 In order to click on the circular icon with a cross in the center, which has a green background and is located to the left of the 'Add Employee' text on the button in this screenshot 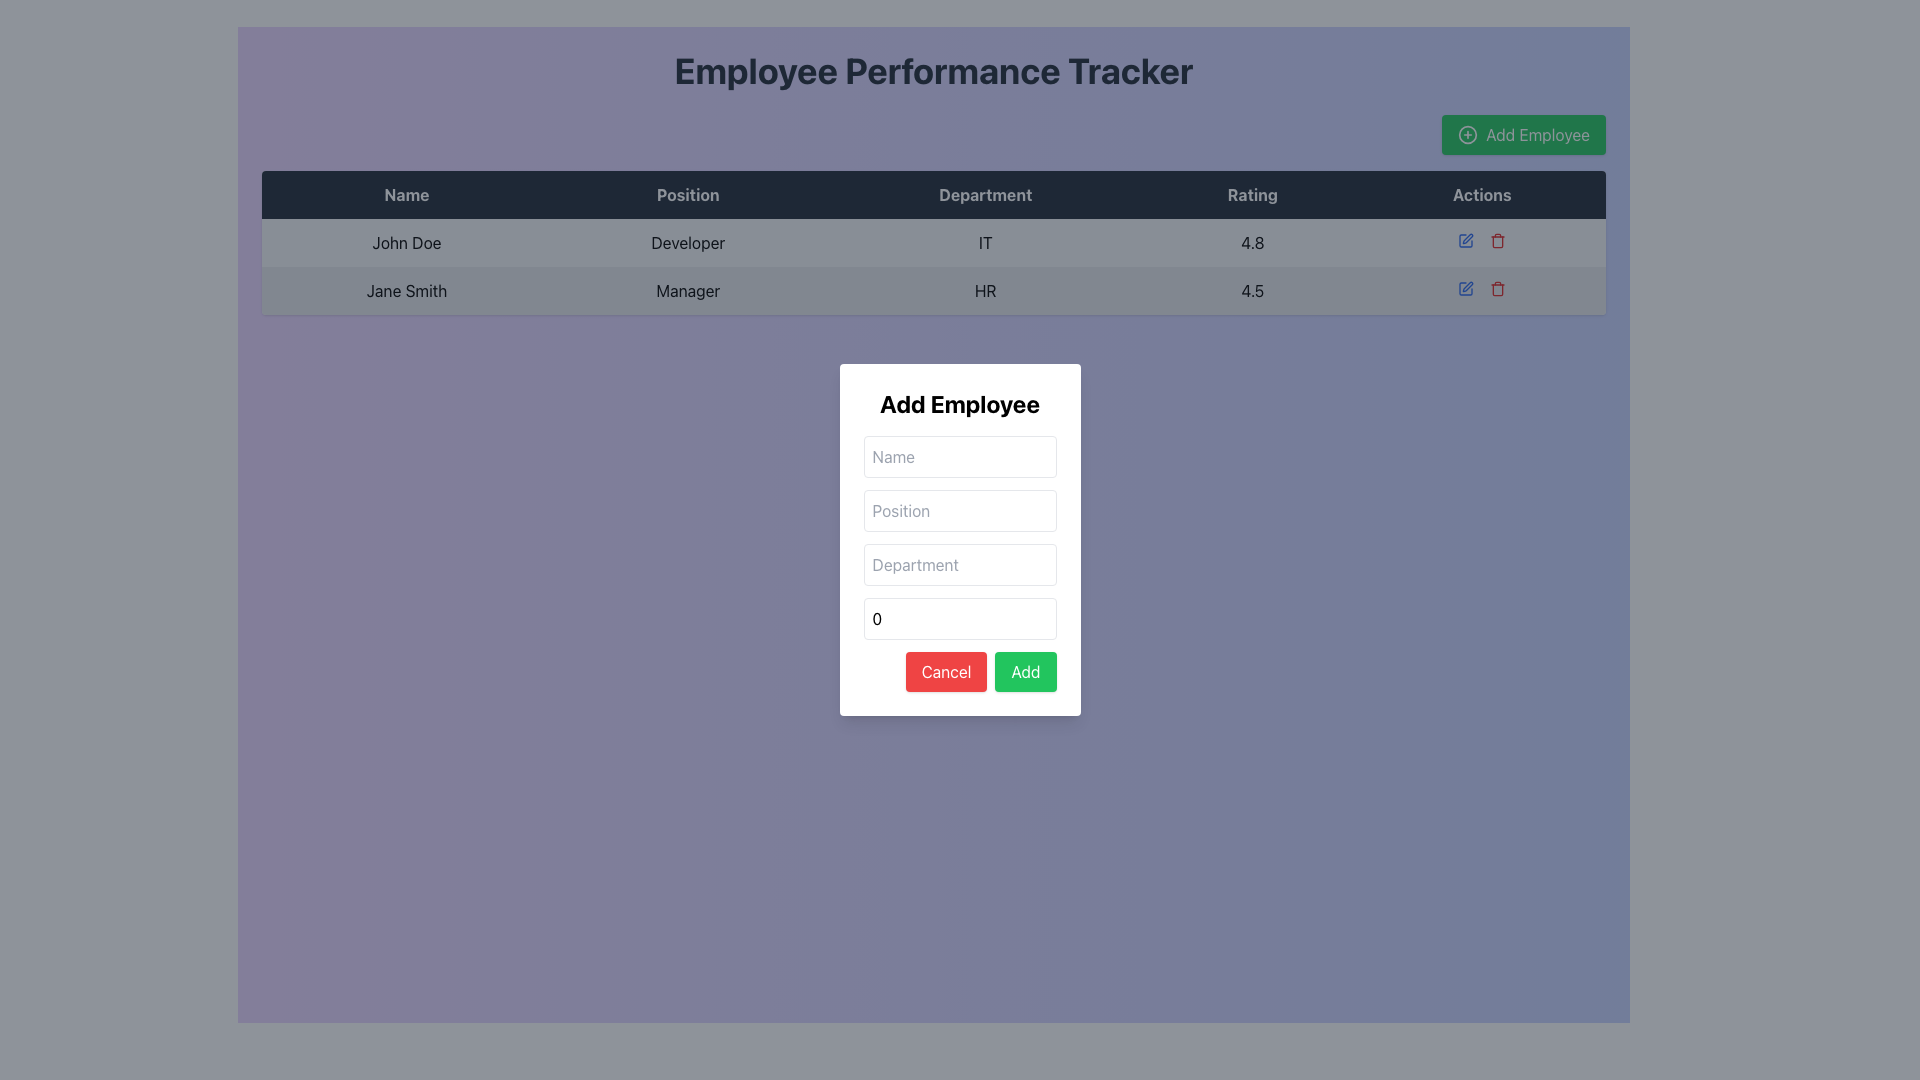, I will do `click(1468, 135)`.